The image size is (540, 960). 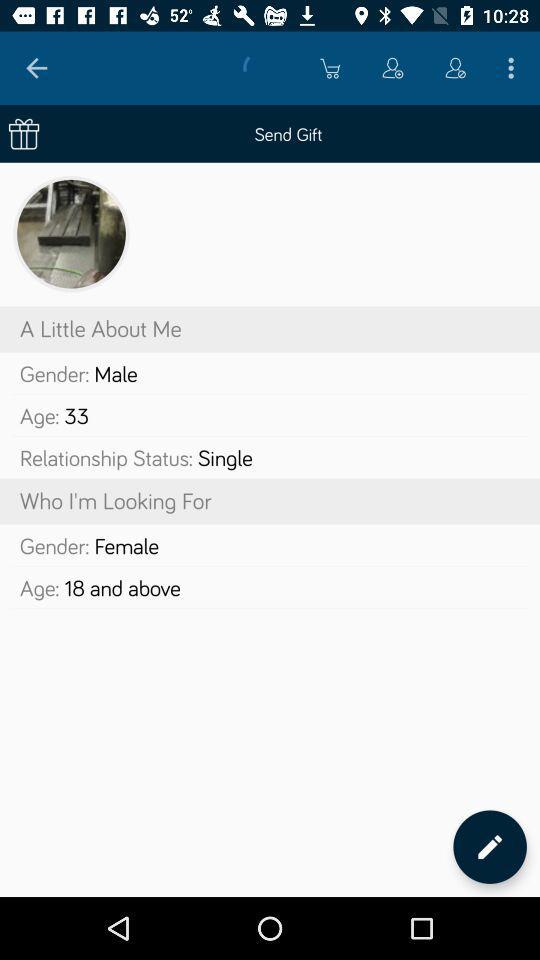 I want to click on the icon above send gift item, so click(x=455, y=68).